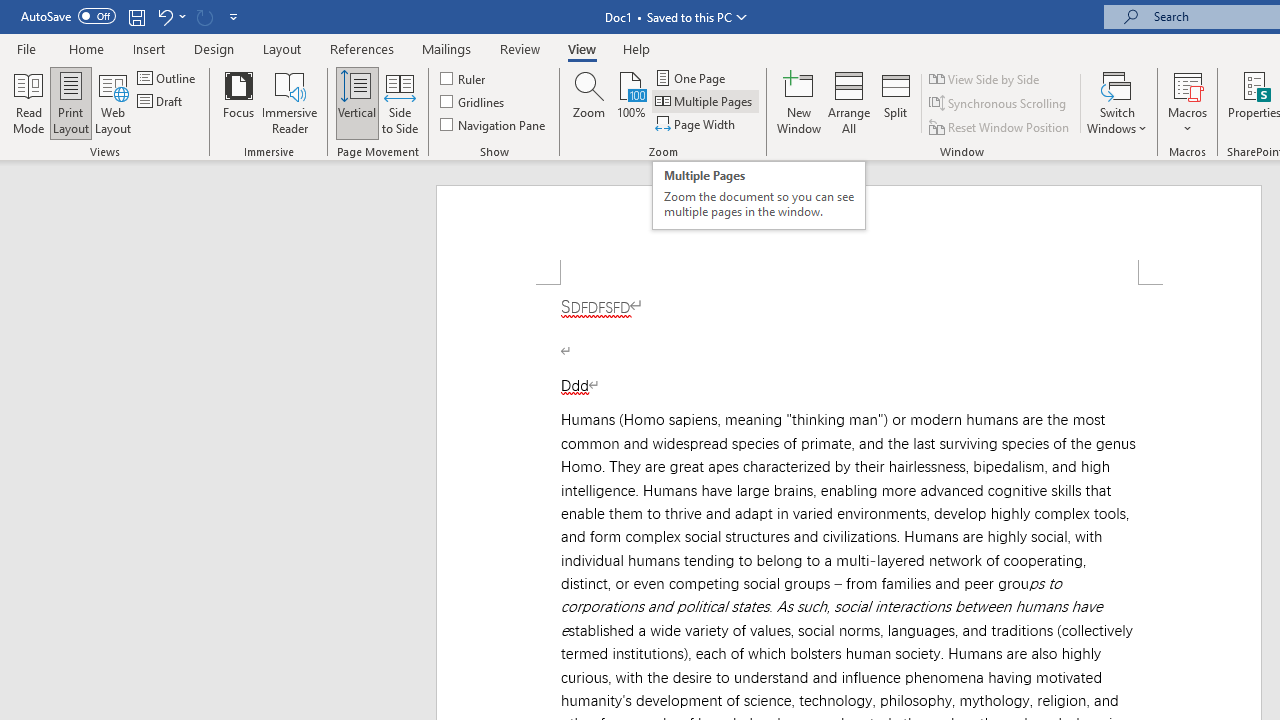 The width and height of the screenshot is (1280, 720). Describe the element at coordinates (985, 78) in the screenshot. I see `'View Side by Side'` at that location.